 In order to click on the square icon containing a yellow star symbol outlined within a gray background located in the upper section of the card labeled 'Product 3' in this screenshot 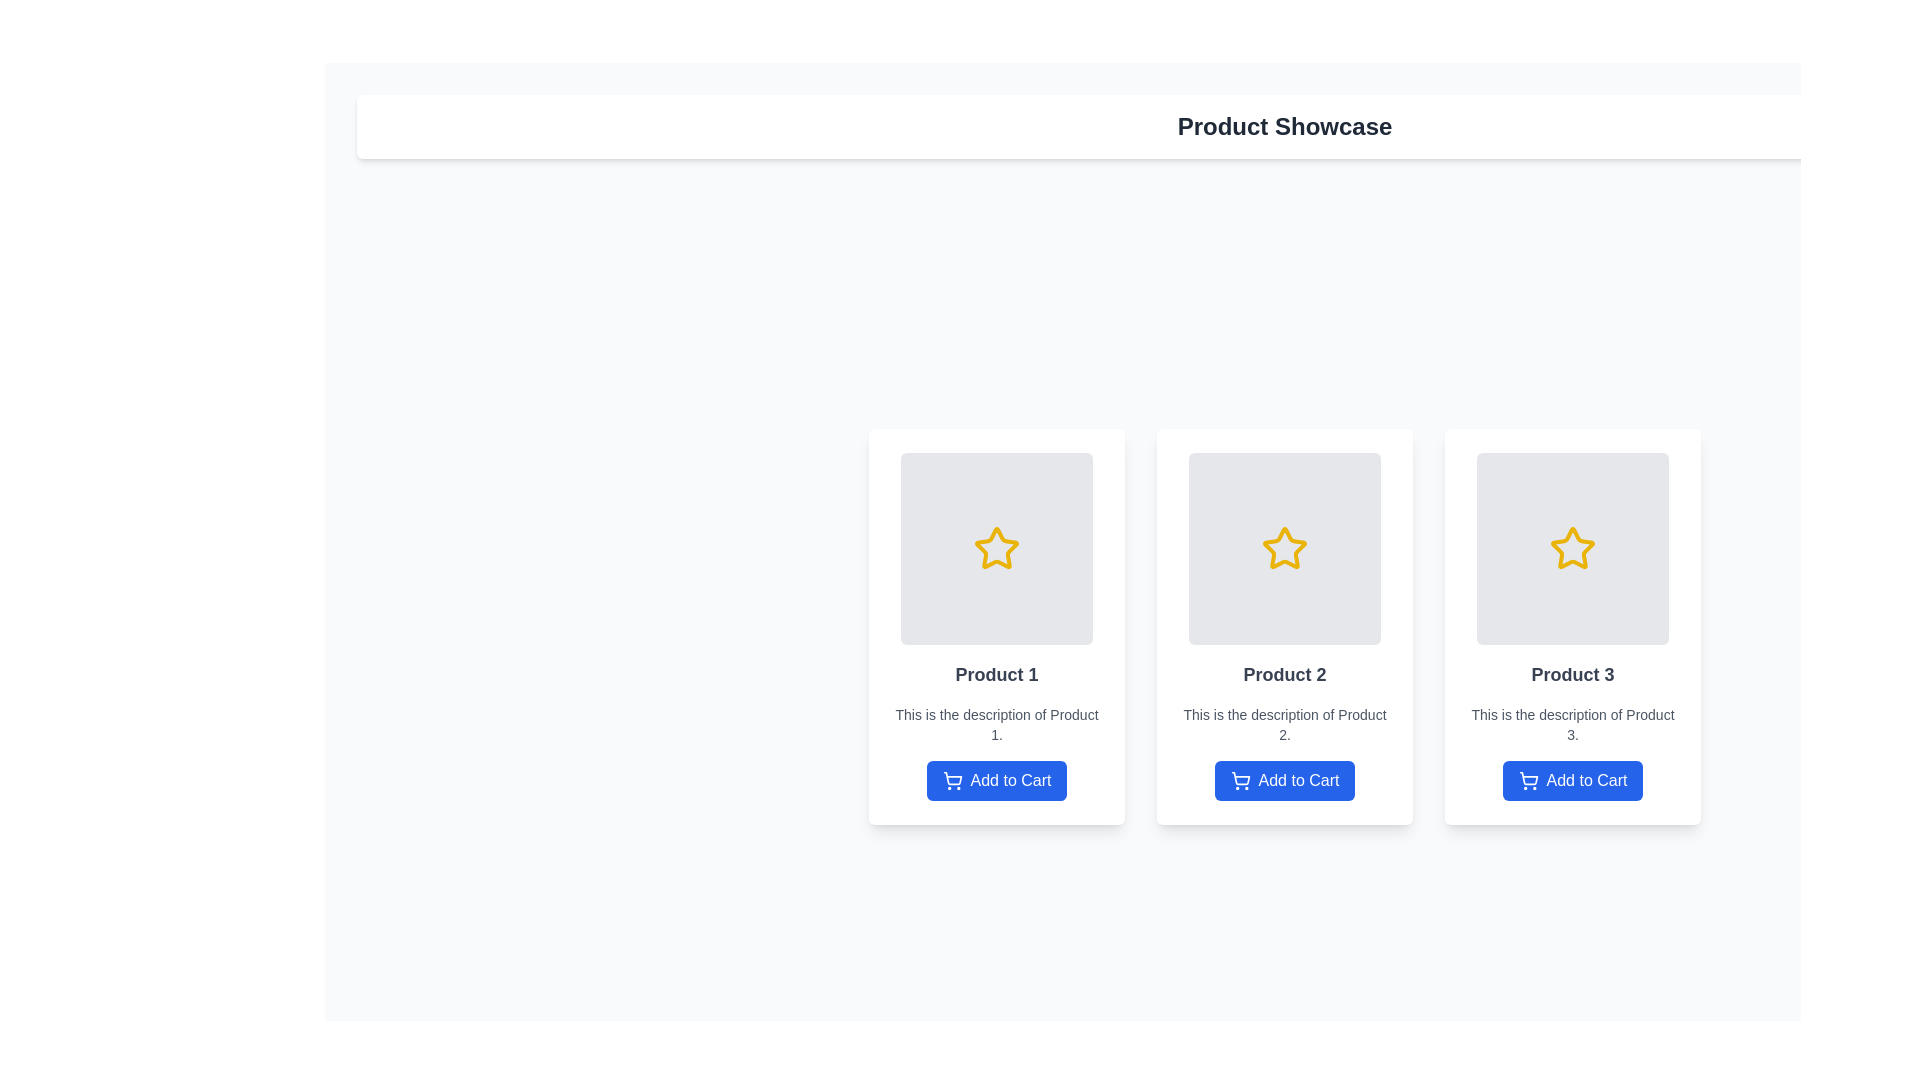, I will do `click(1572, 548)`.